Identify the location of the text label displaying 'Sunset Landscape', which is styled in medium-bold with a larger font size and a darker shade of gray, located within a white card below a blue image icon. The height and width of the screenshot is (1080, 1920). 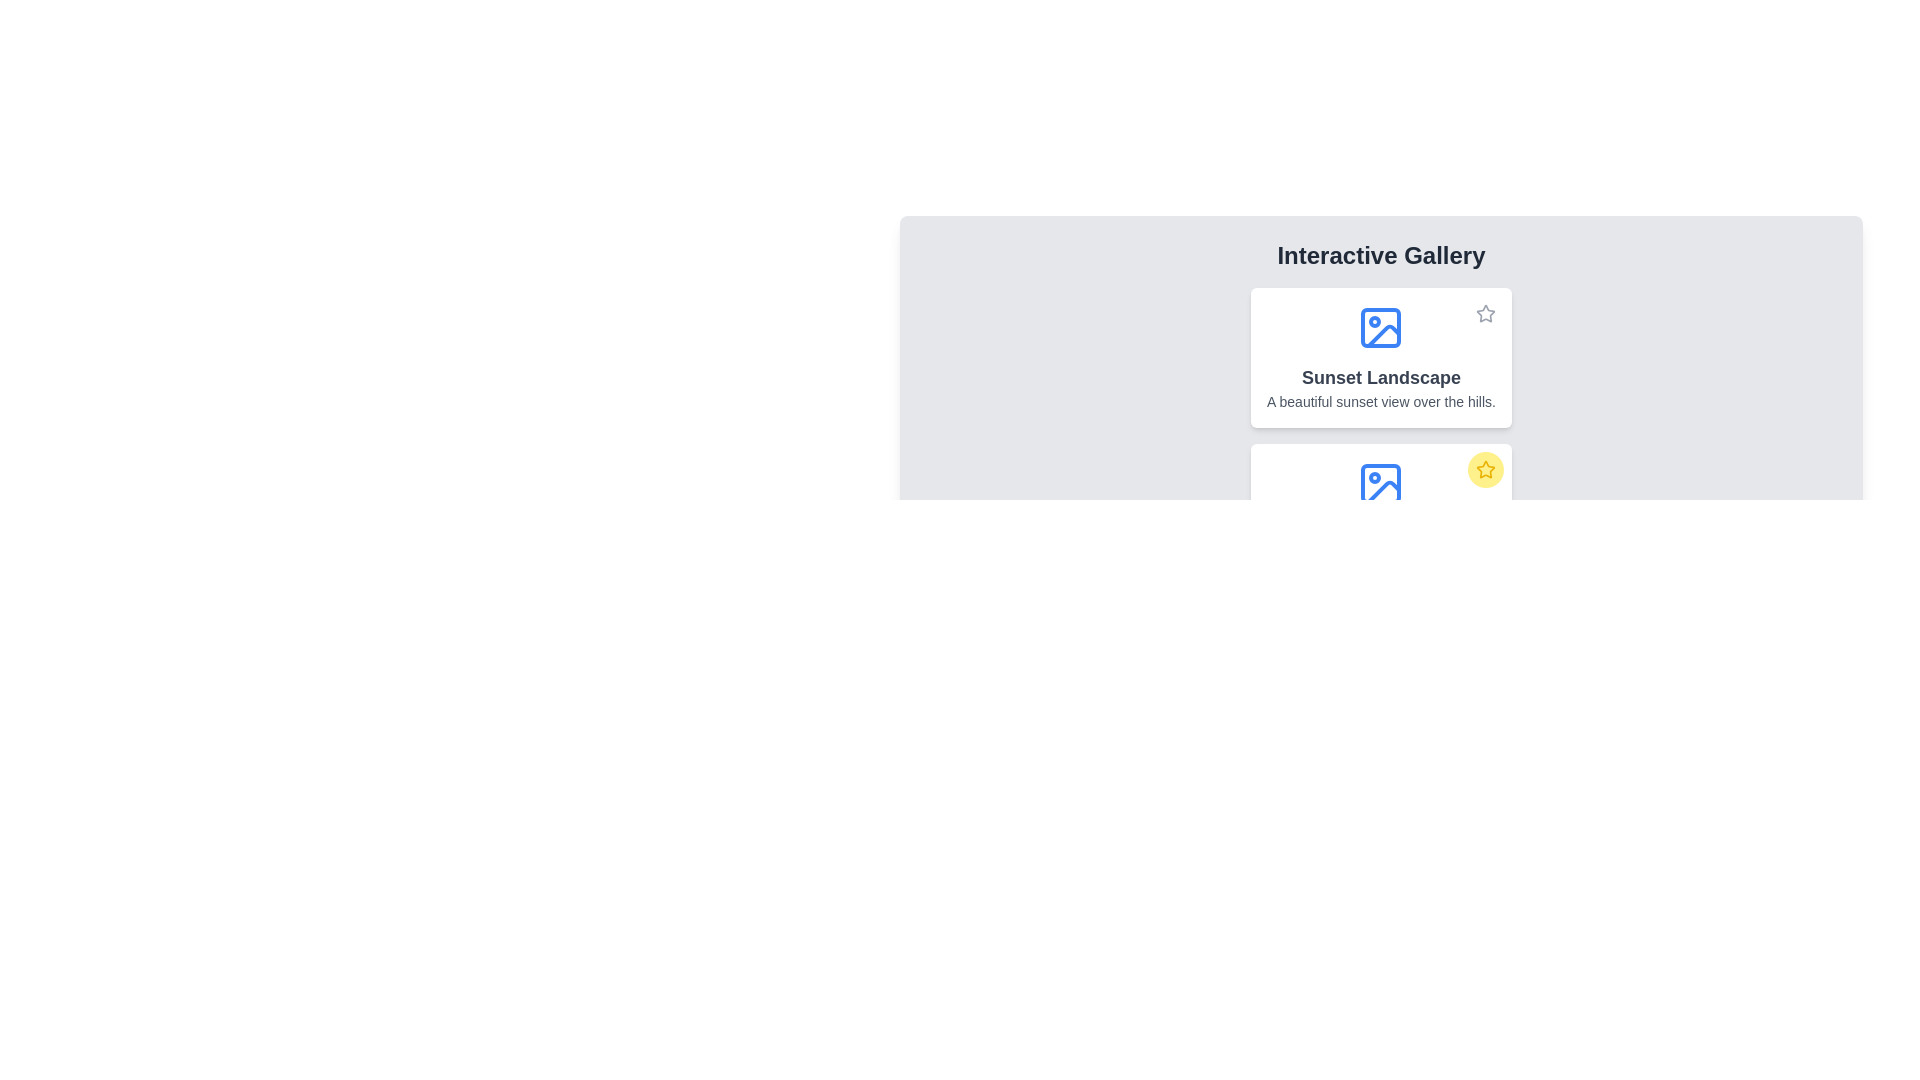
(1380, 378).